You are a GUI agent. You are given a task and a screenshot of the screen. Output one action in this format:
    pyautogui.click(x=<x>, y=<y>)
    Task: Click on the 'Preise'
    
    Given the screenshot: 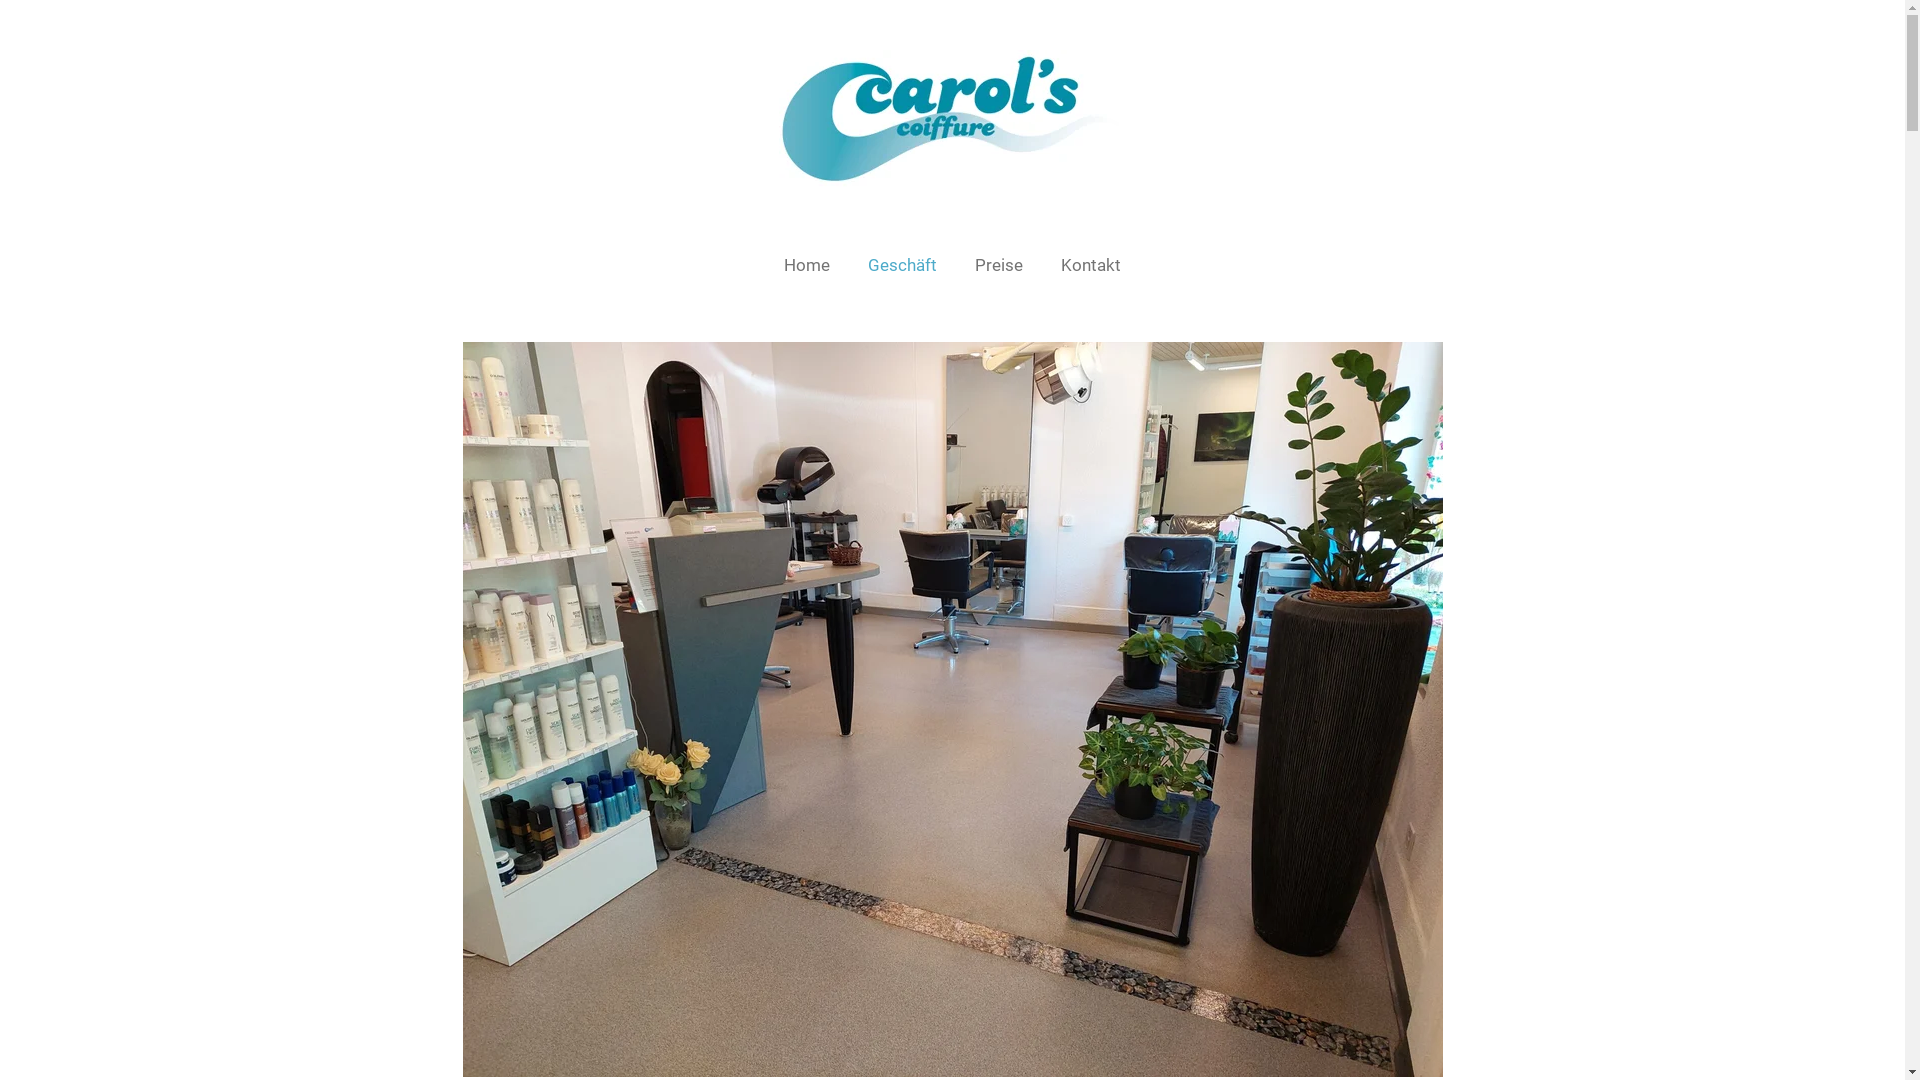 What is the action you would take?
    pyautogui.click(x=960, y=265)
    